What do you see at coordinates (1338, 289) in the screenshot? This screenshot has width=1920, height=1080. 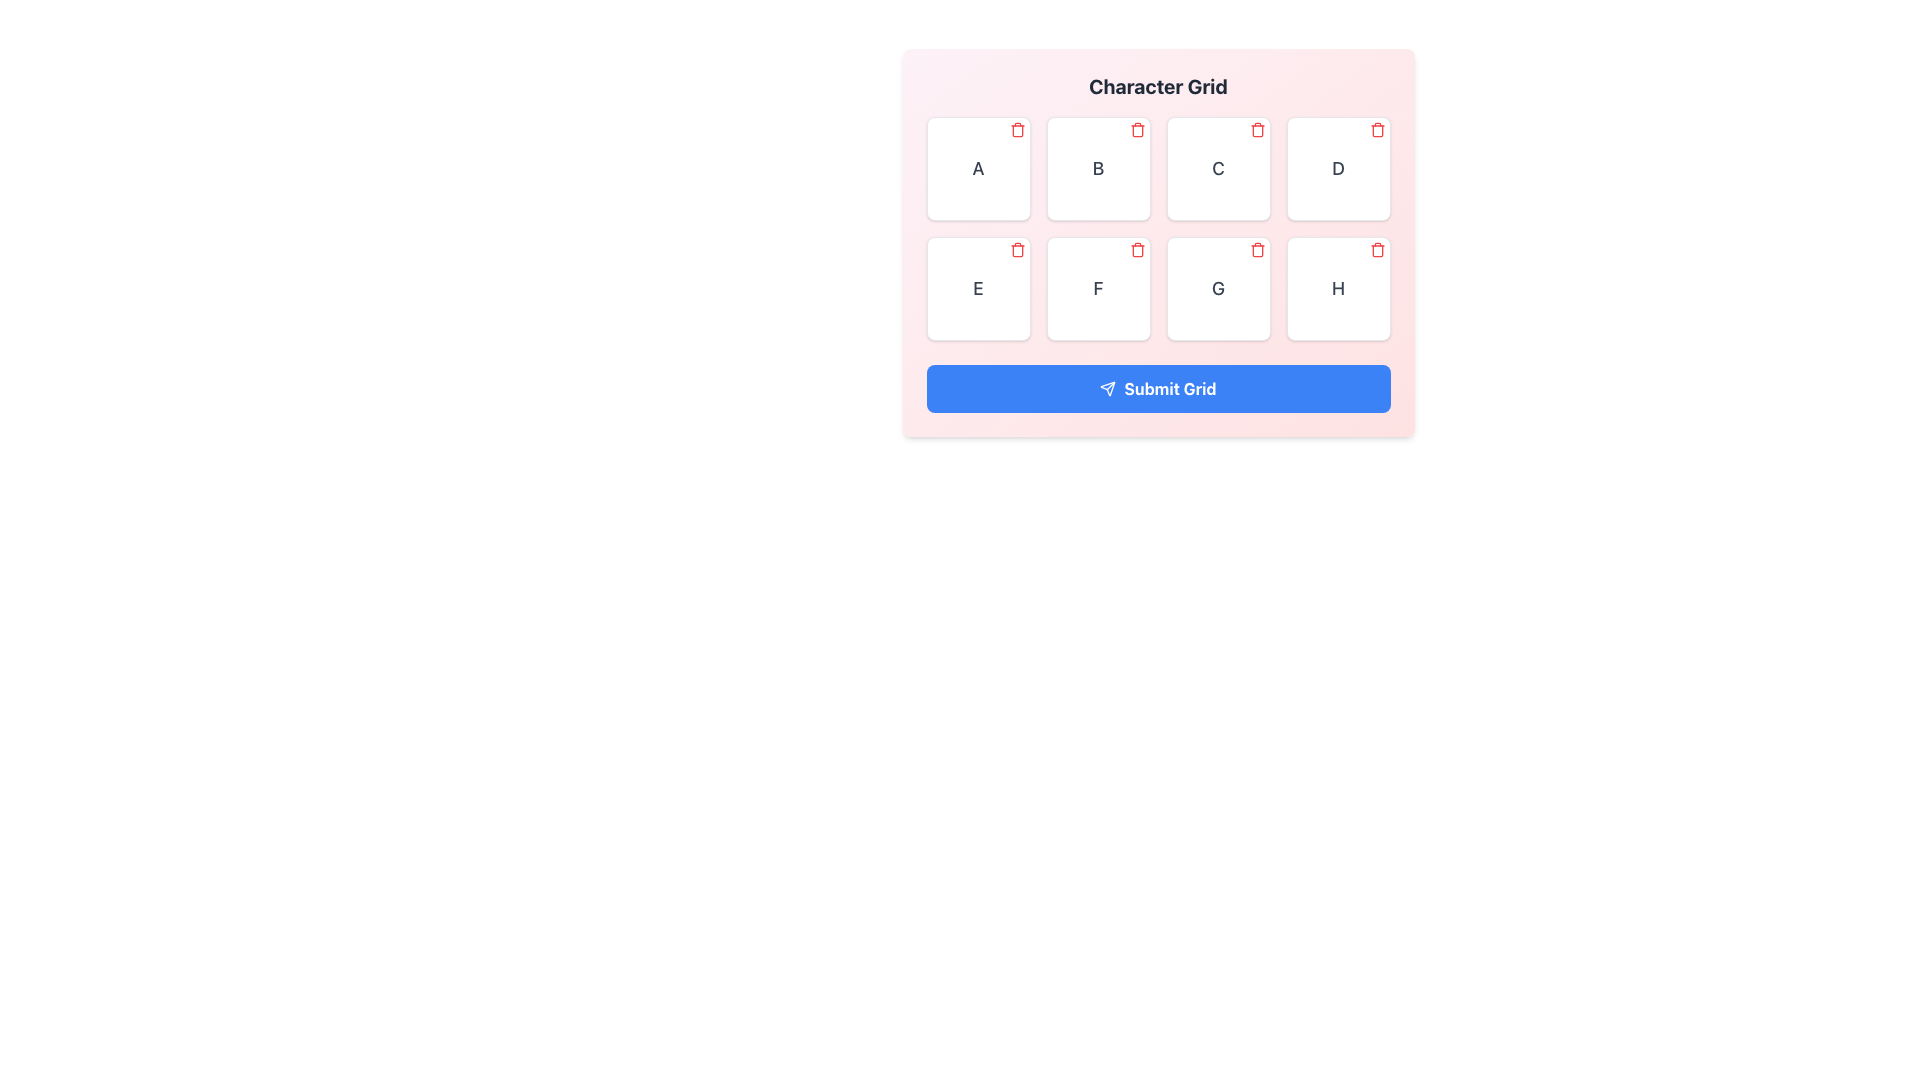 I see `the grid cell labeled 'H' located` at bounding box center [1338, 289].